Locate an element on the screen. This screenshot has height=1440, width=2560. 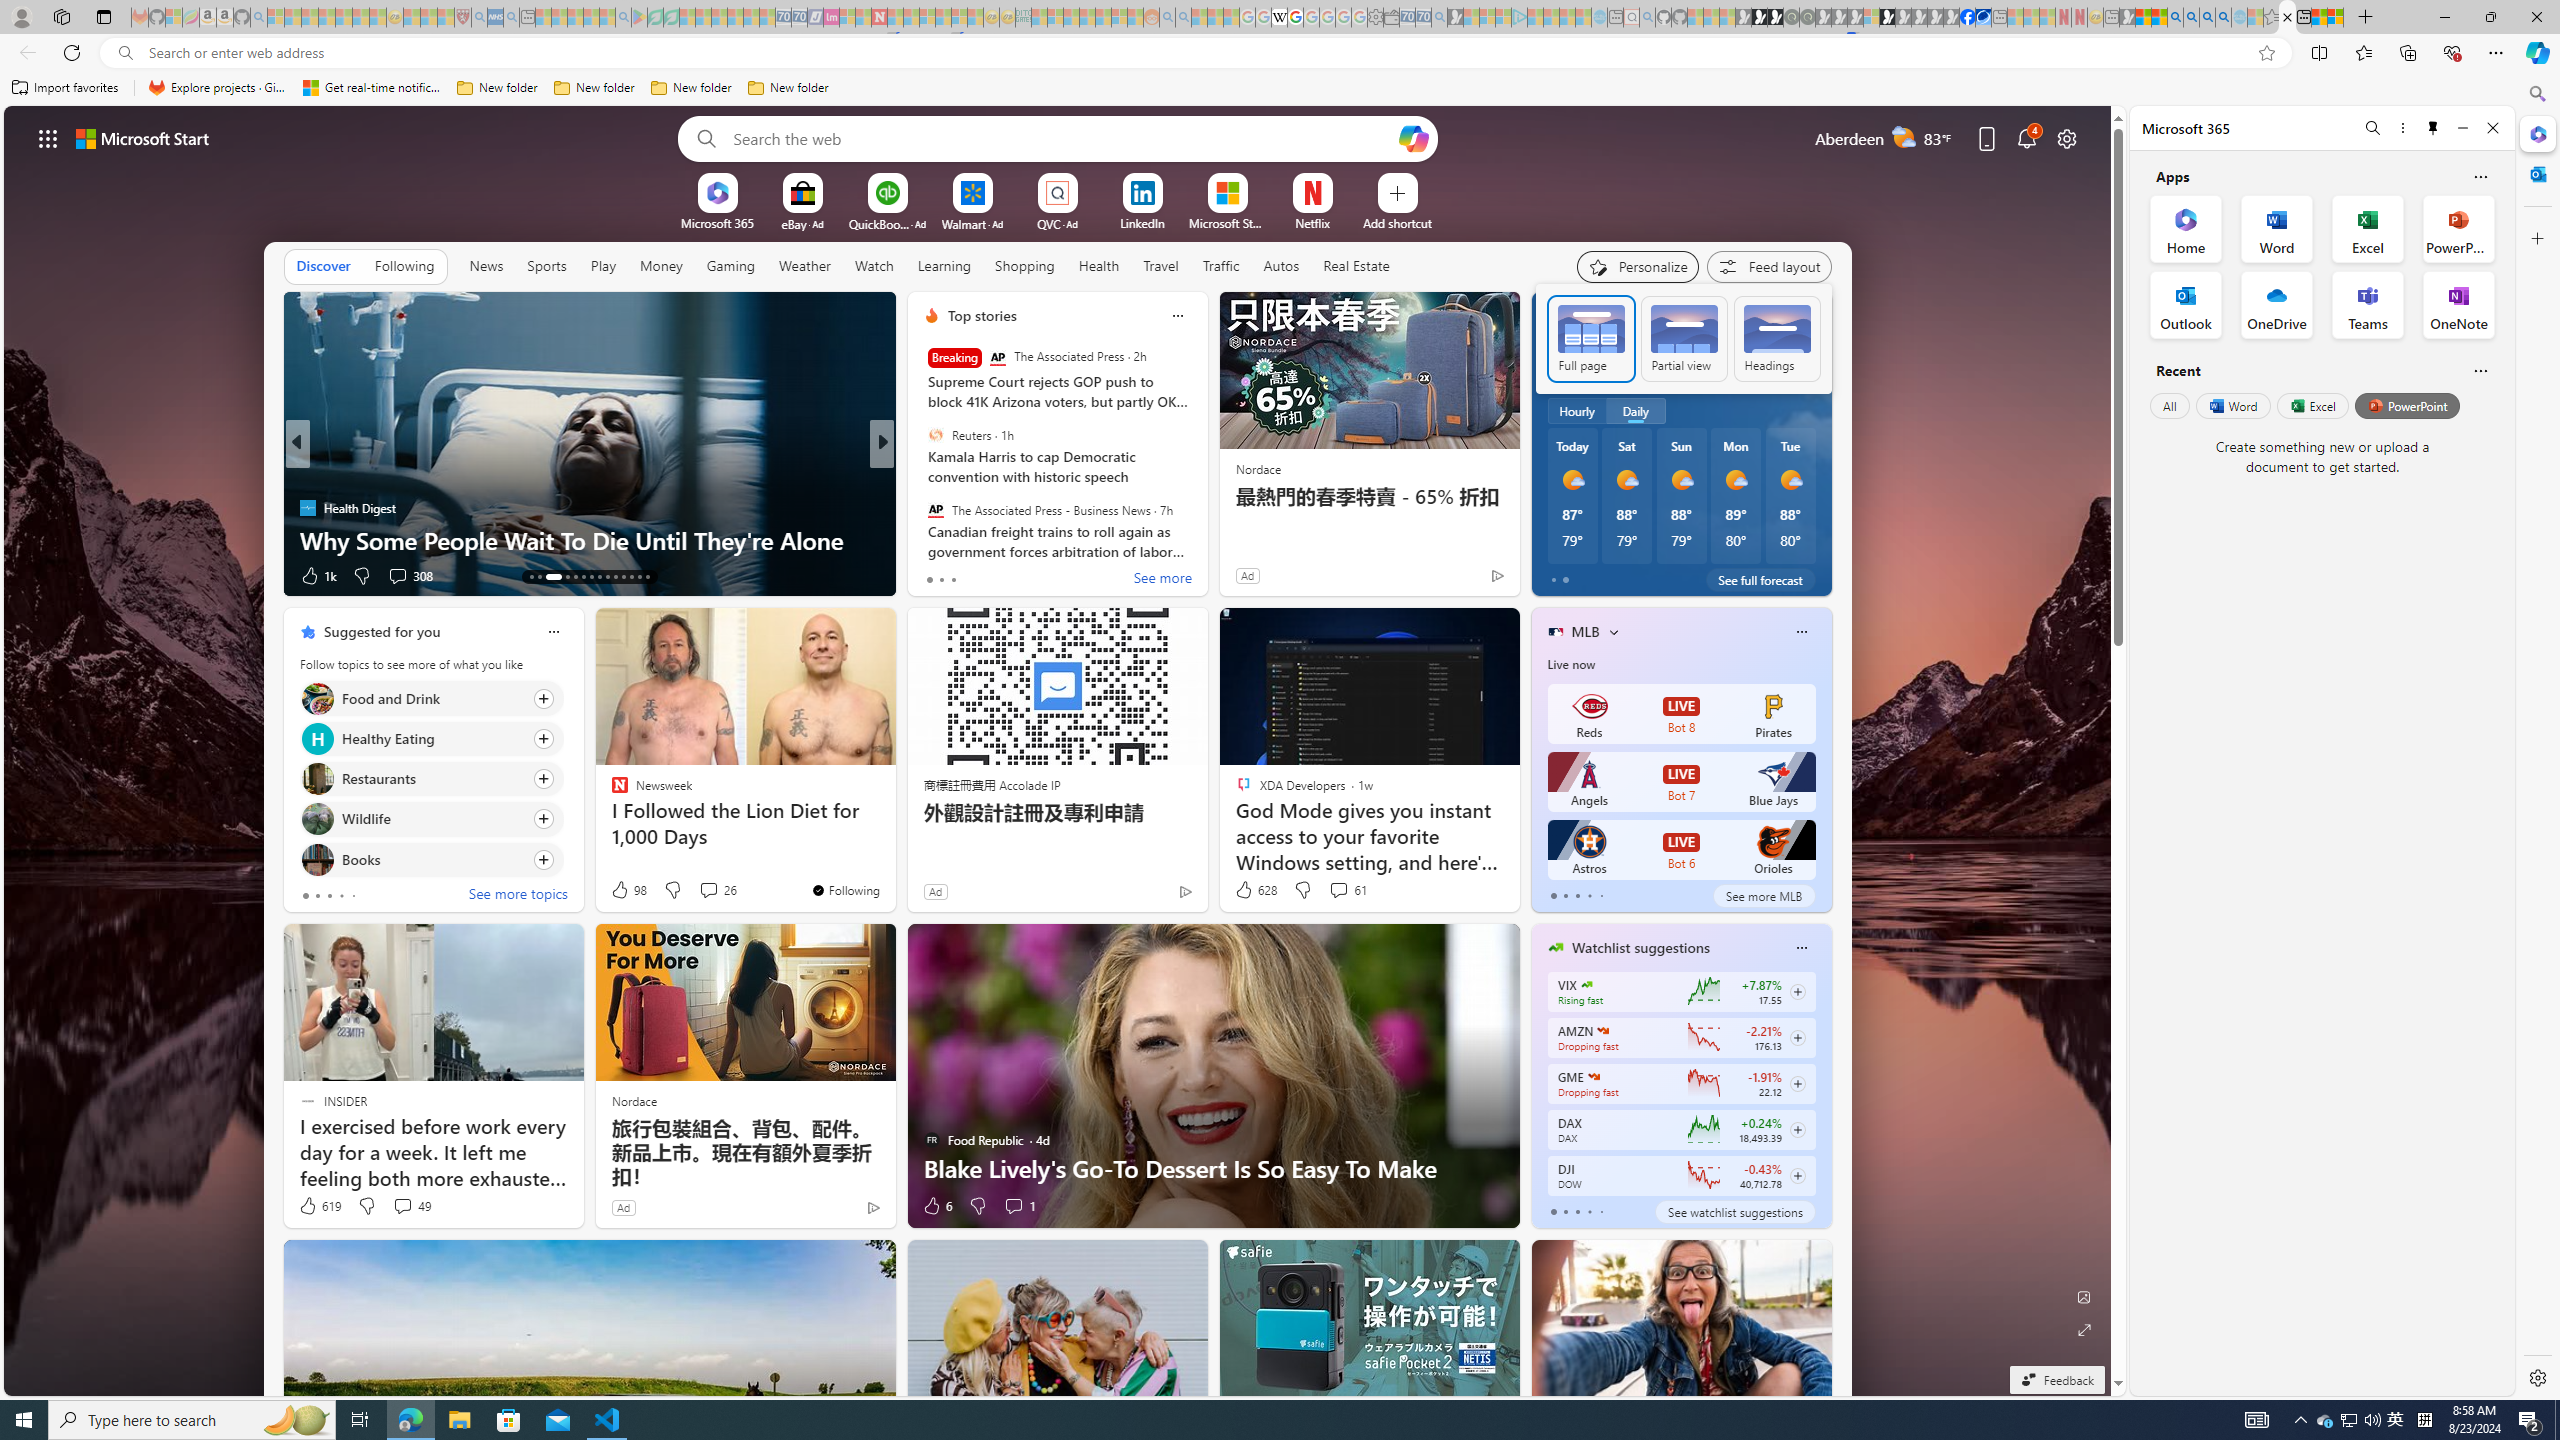
'Add a site' is located at coordinates (1395, 222).